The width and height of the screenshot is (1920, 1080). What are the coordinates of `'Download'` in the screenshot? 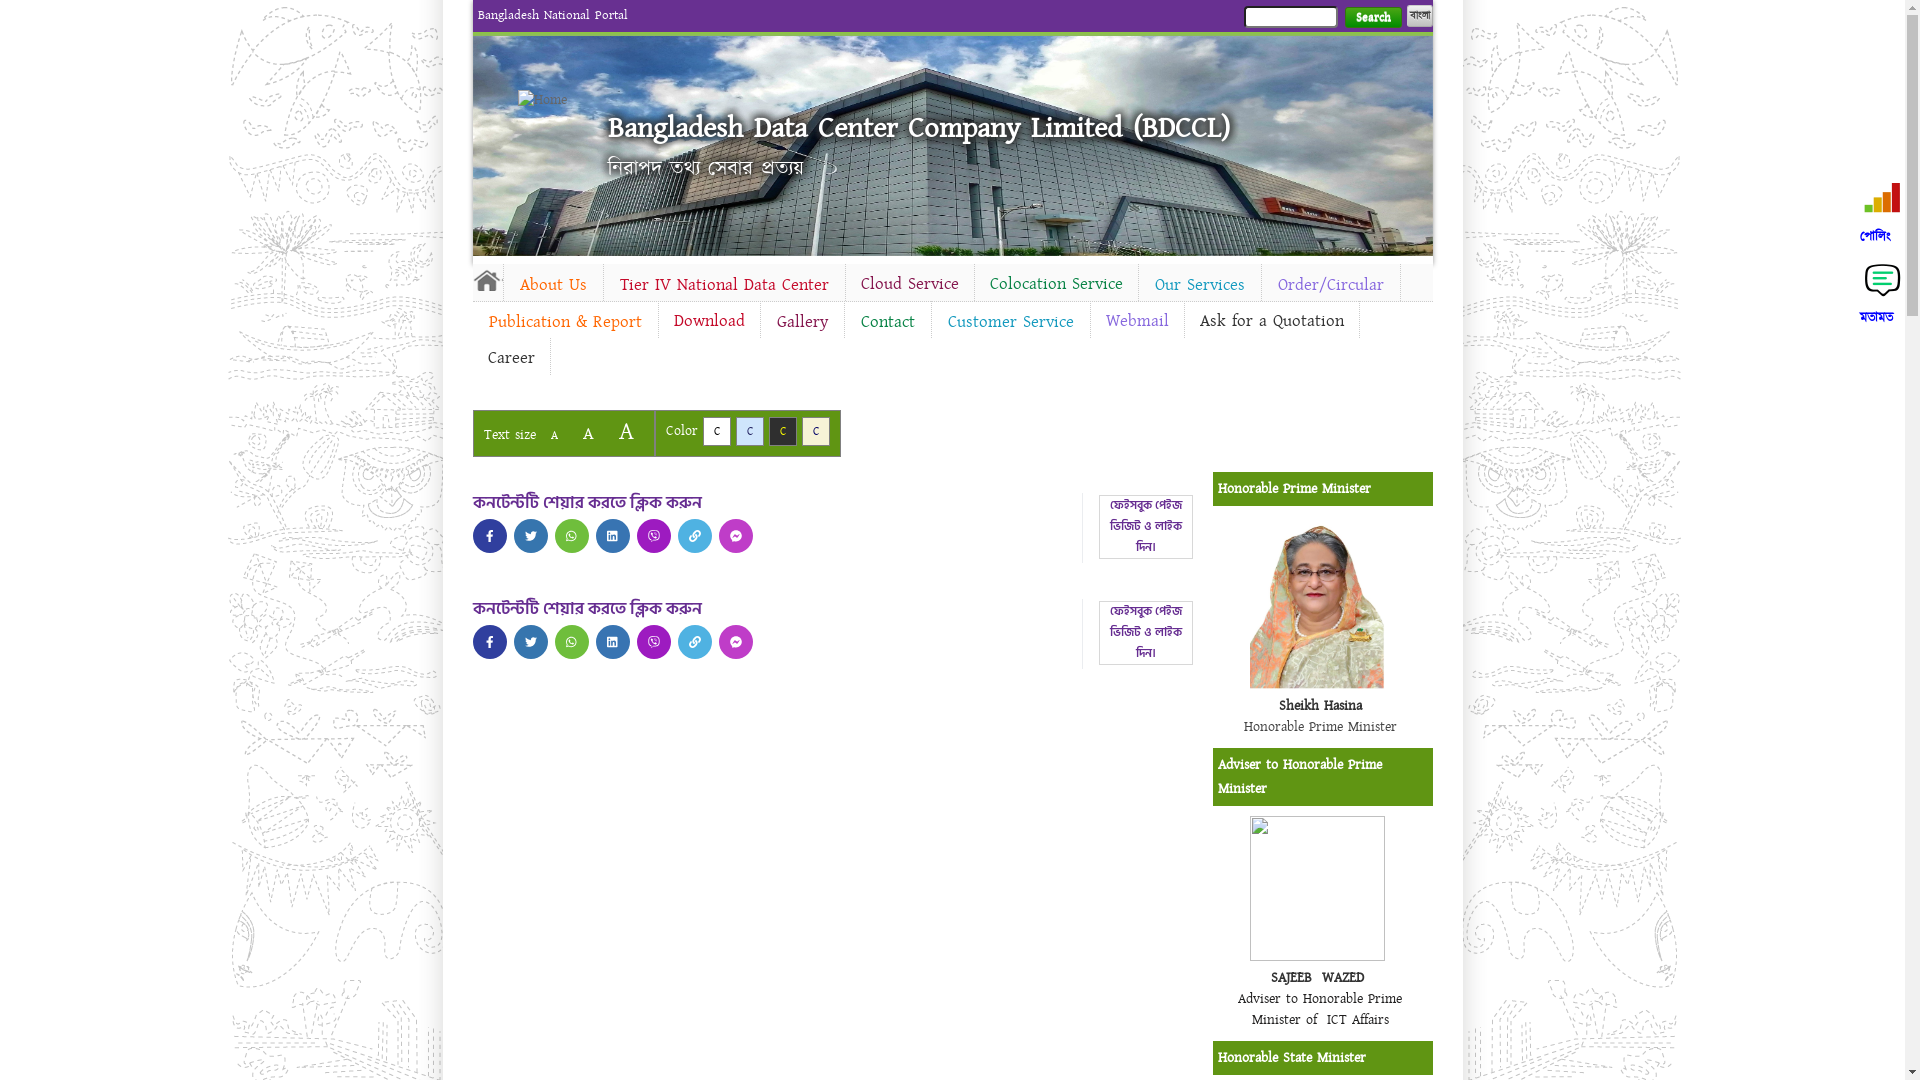 It's located at (657, 319).